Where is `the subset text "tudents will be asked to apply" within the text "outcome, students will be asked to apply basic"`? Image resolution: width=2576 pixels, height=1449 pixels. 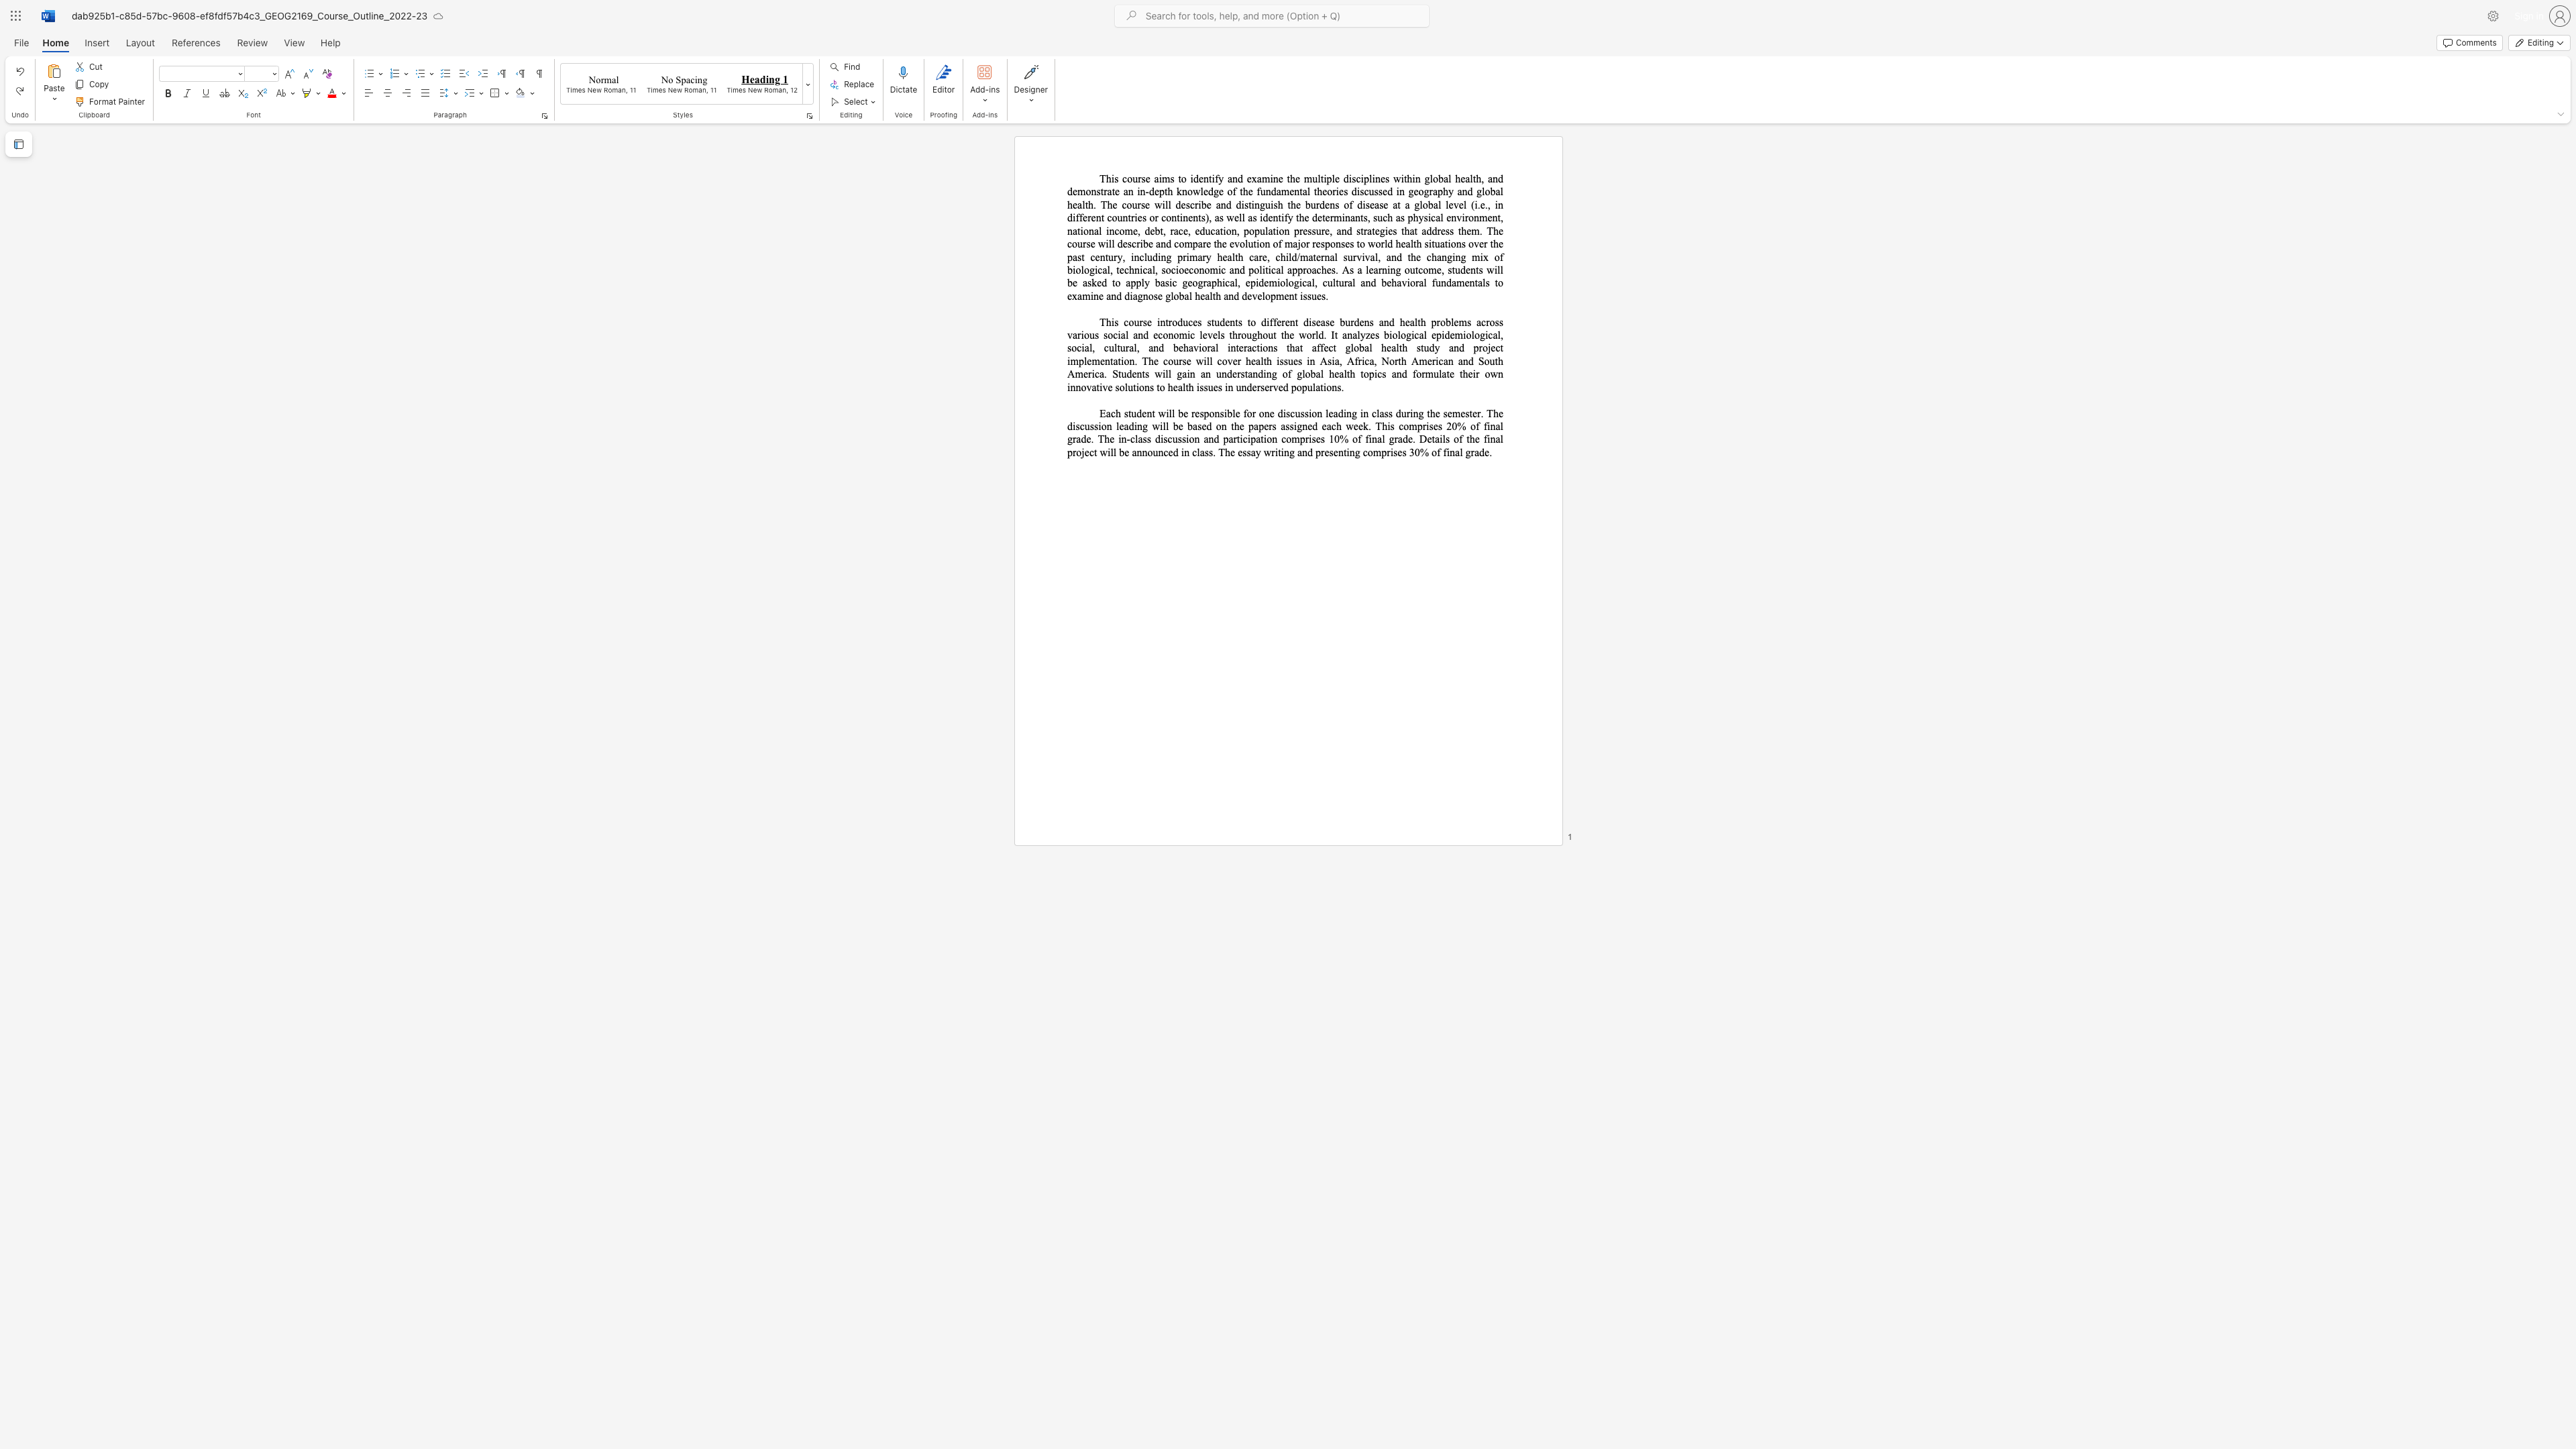
the subset text "tudents will be asked to apply" within the text "outcome, students will be asked to apply basic" is located at coordinates (1450, 270).